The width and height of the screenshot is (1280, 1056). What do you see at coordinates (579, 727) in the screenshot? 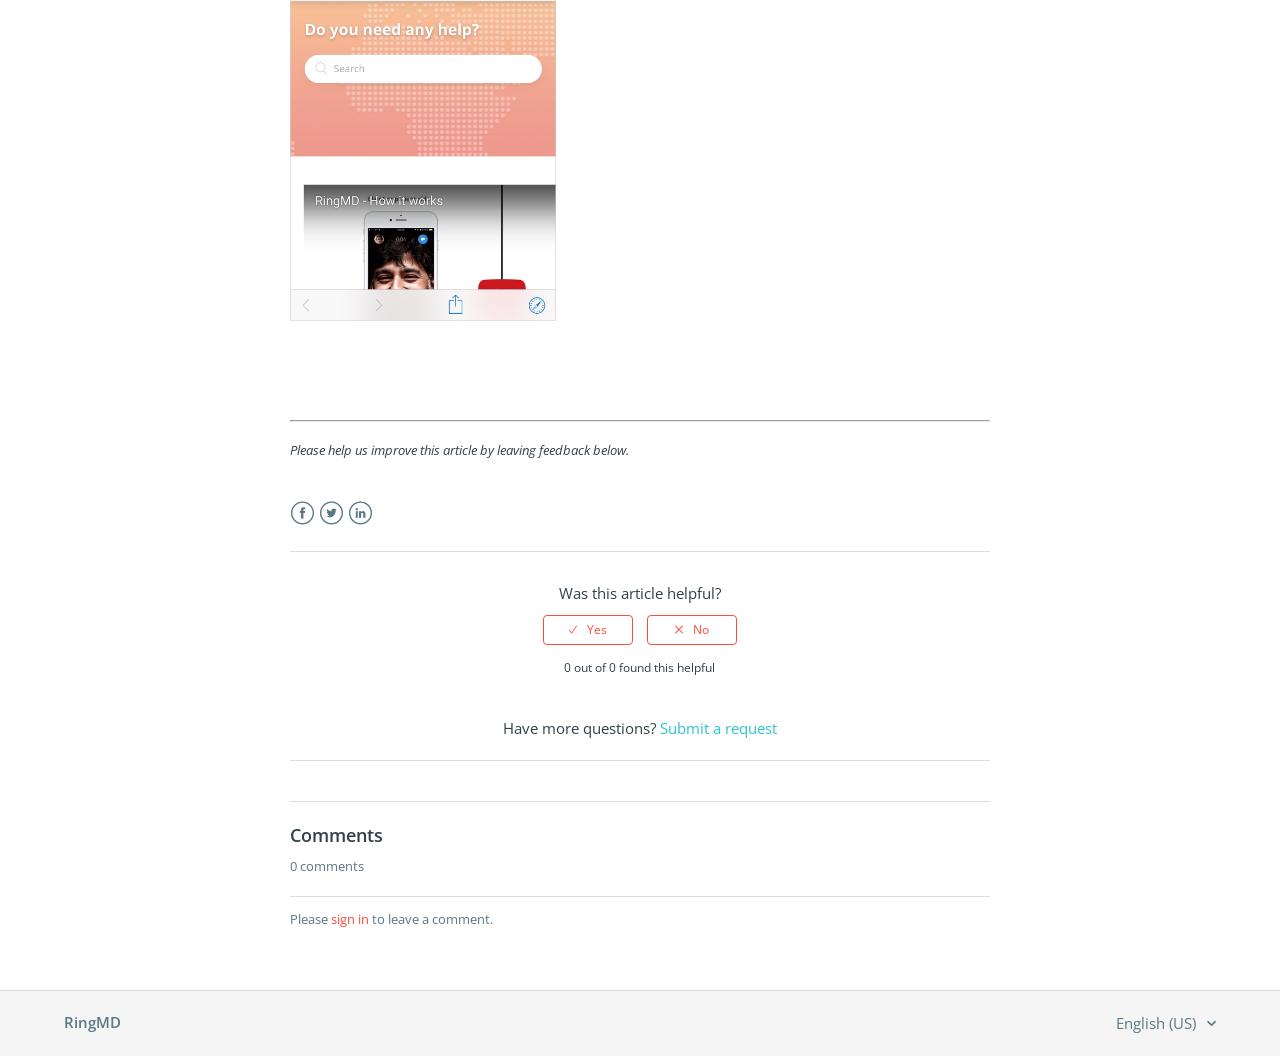
I see `'Have more questions?'` at bounding box center [579, 727].